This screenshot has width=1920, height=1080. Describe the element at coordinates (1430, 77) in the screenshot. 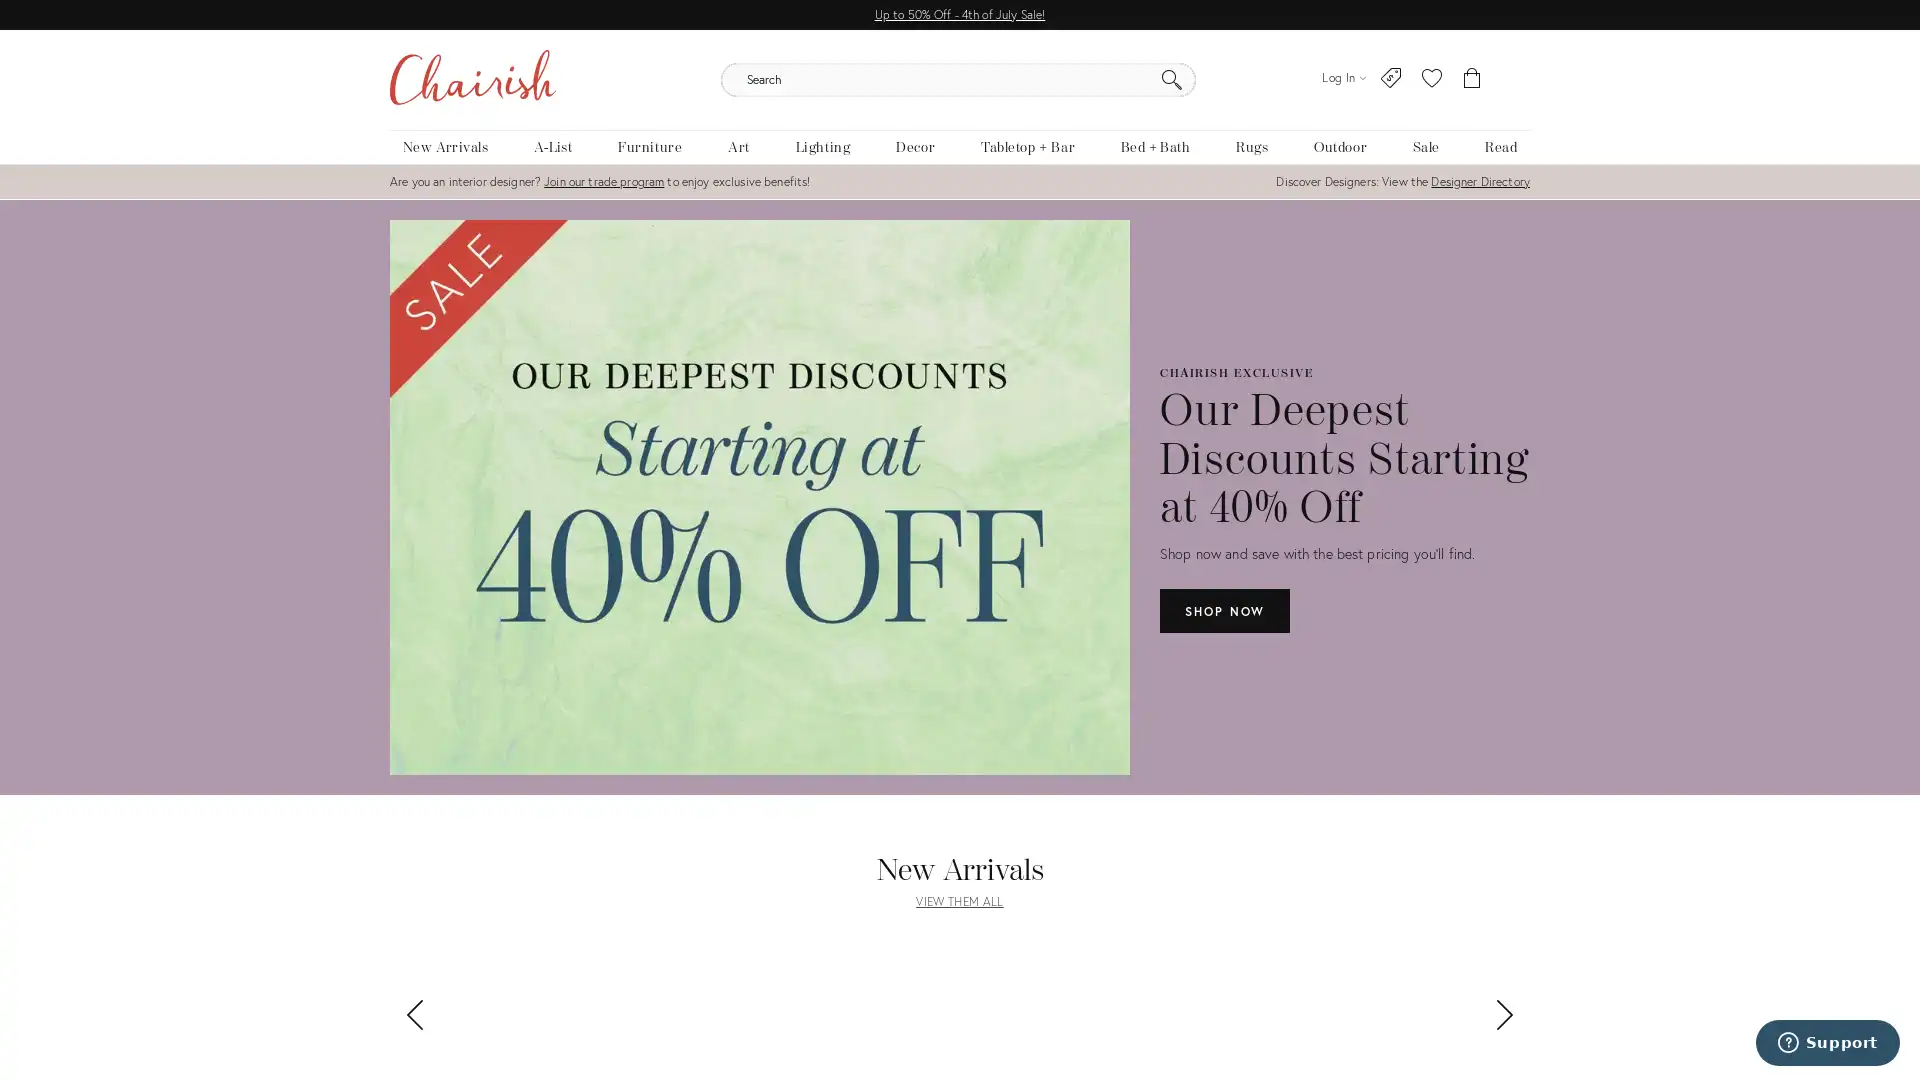

I see `My Favorites` at that location.